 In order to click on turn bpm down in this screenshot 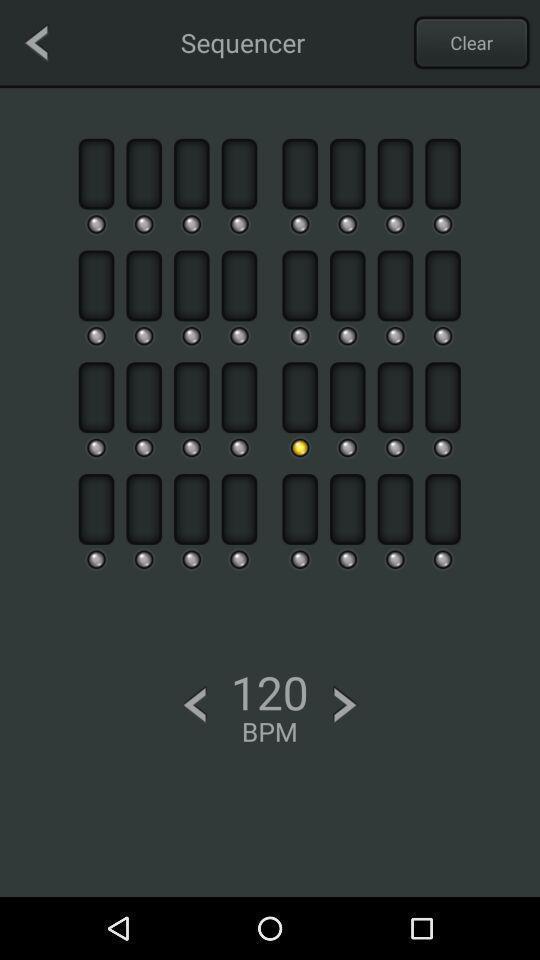, I will do `click(194, 705)`.